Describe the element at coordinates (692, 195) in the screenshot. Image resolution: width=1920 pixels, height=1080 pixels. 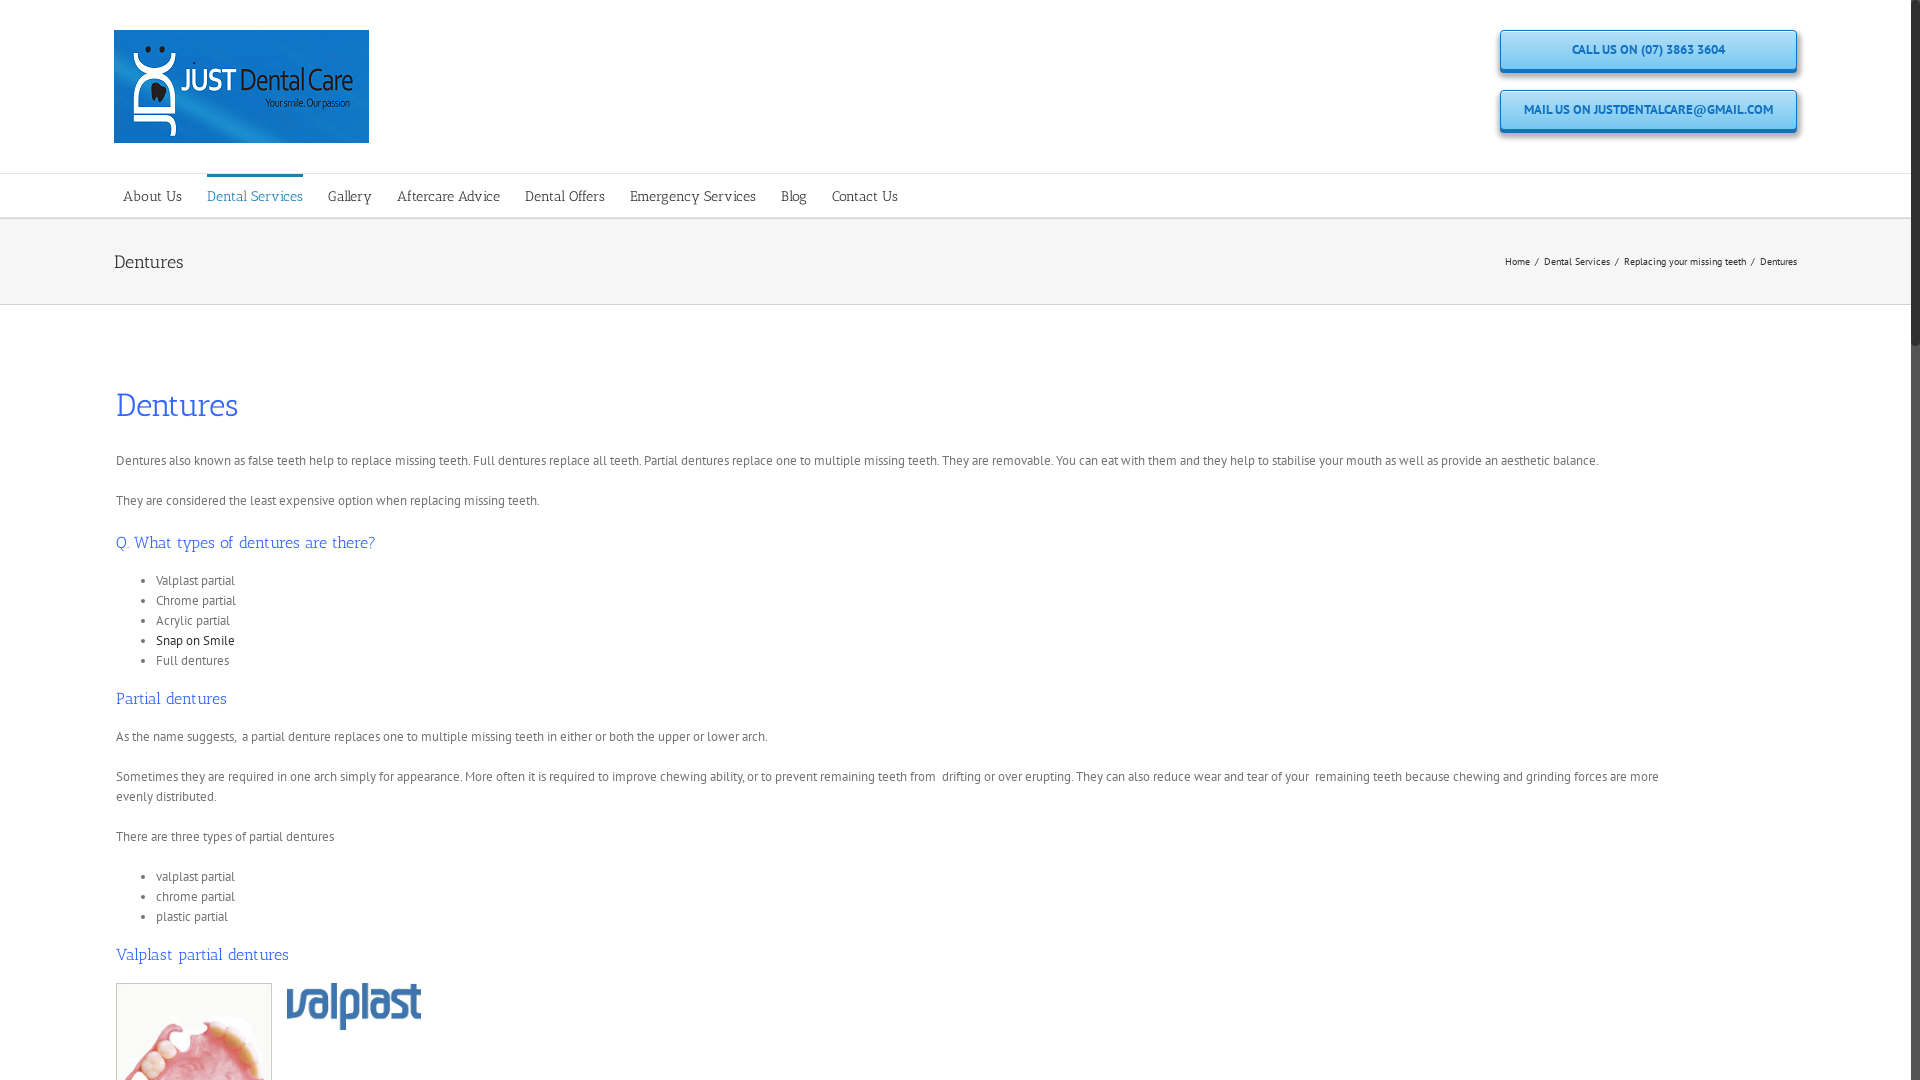
I see `'Emergency Services'` at that location.